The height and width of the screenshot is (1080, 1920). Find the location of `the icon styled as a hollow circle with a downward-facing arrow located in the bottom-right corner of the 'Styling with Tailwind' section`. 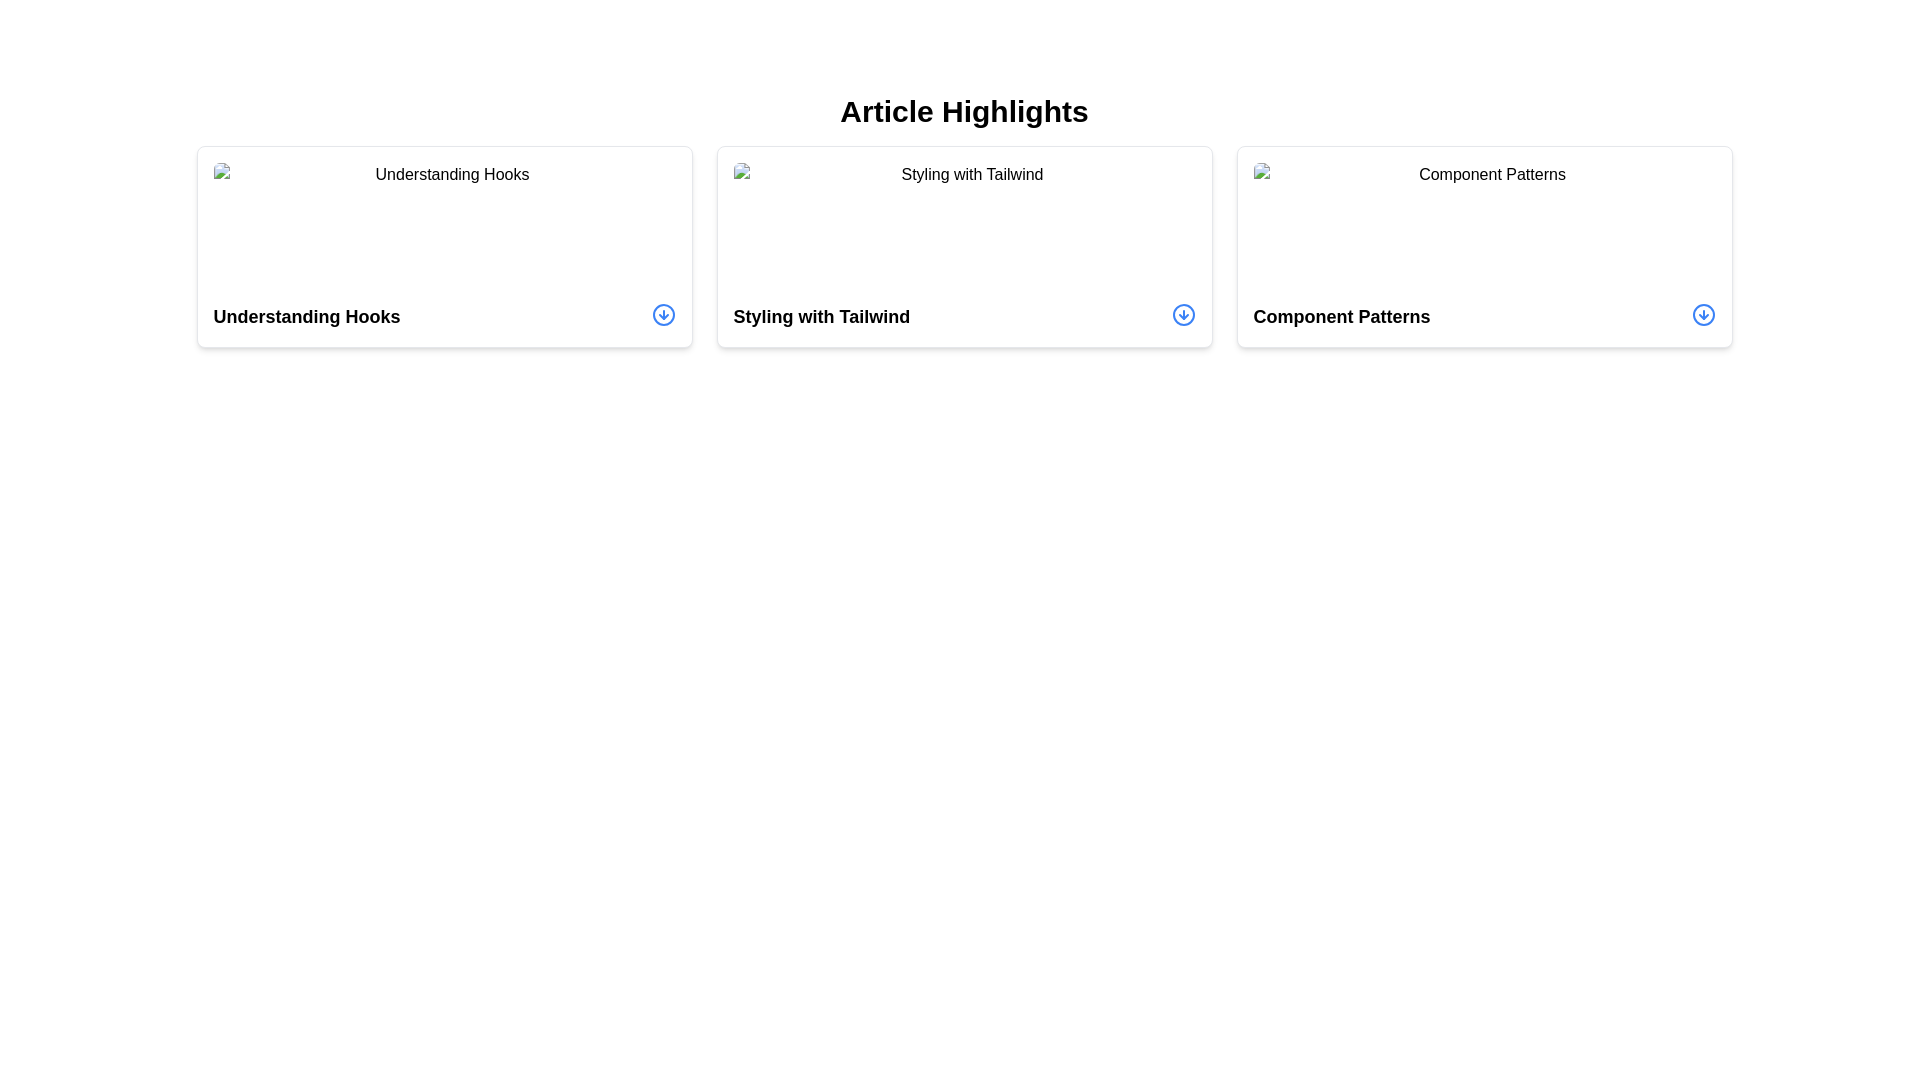

the icon styled as a hollow circle with a downward-facing arrow located in the bottom-right corner of the 'Styling with Tailwind' section is located at coordinates (1183, 315).